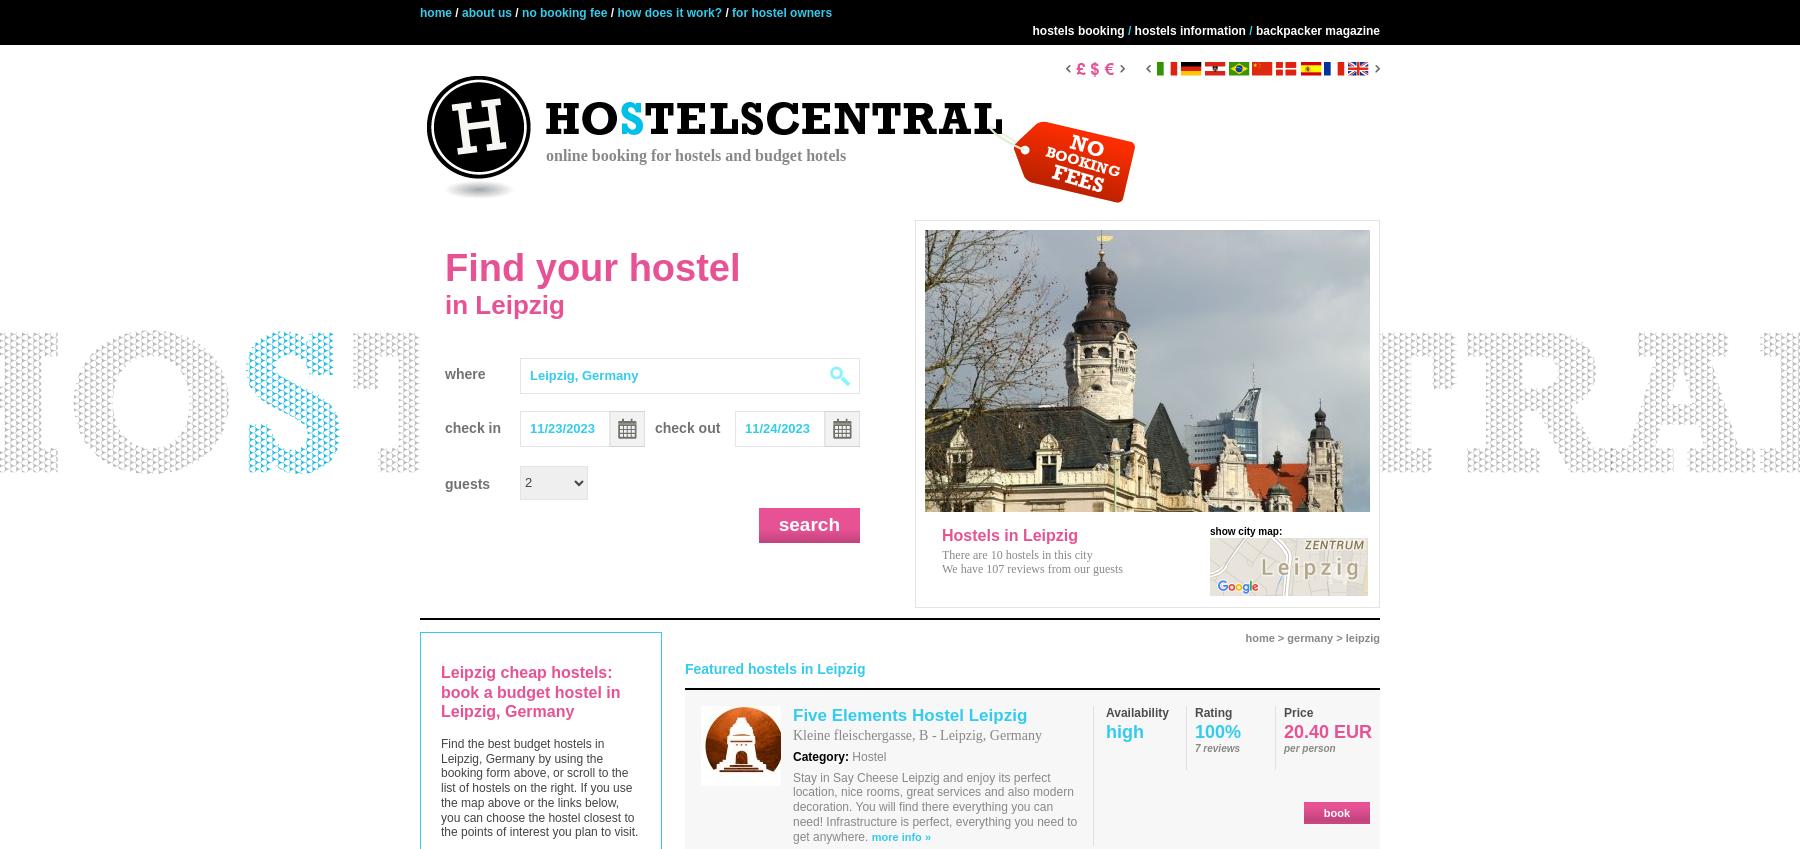  I want to click on 'No booking fee', so click(564, 11).